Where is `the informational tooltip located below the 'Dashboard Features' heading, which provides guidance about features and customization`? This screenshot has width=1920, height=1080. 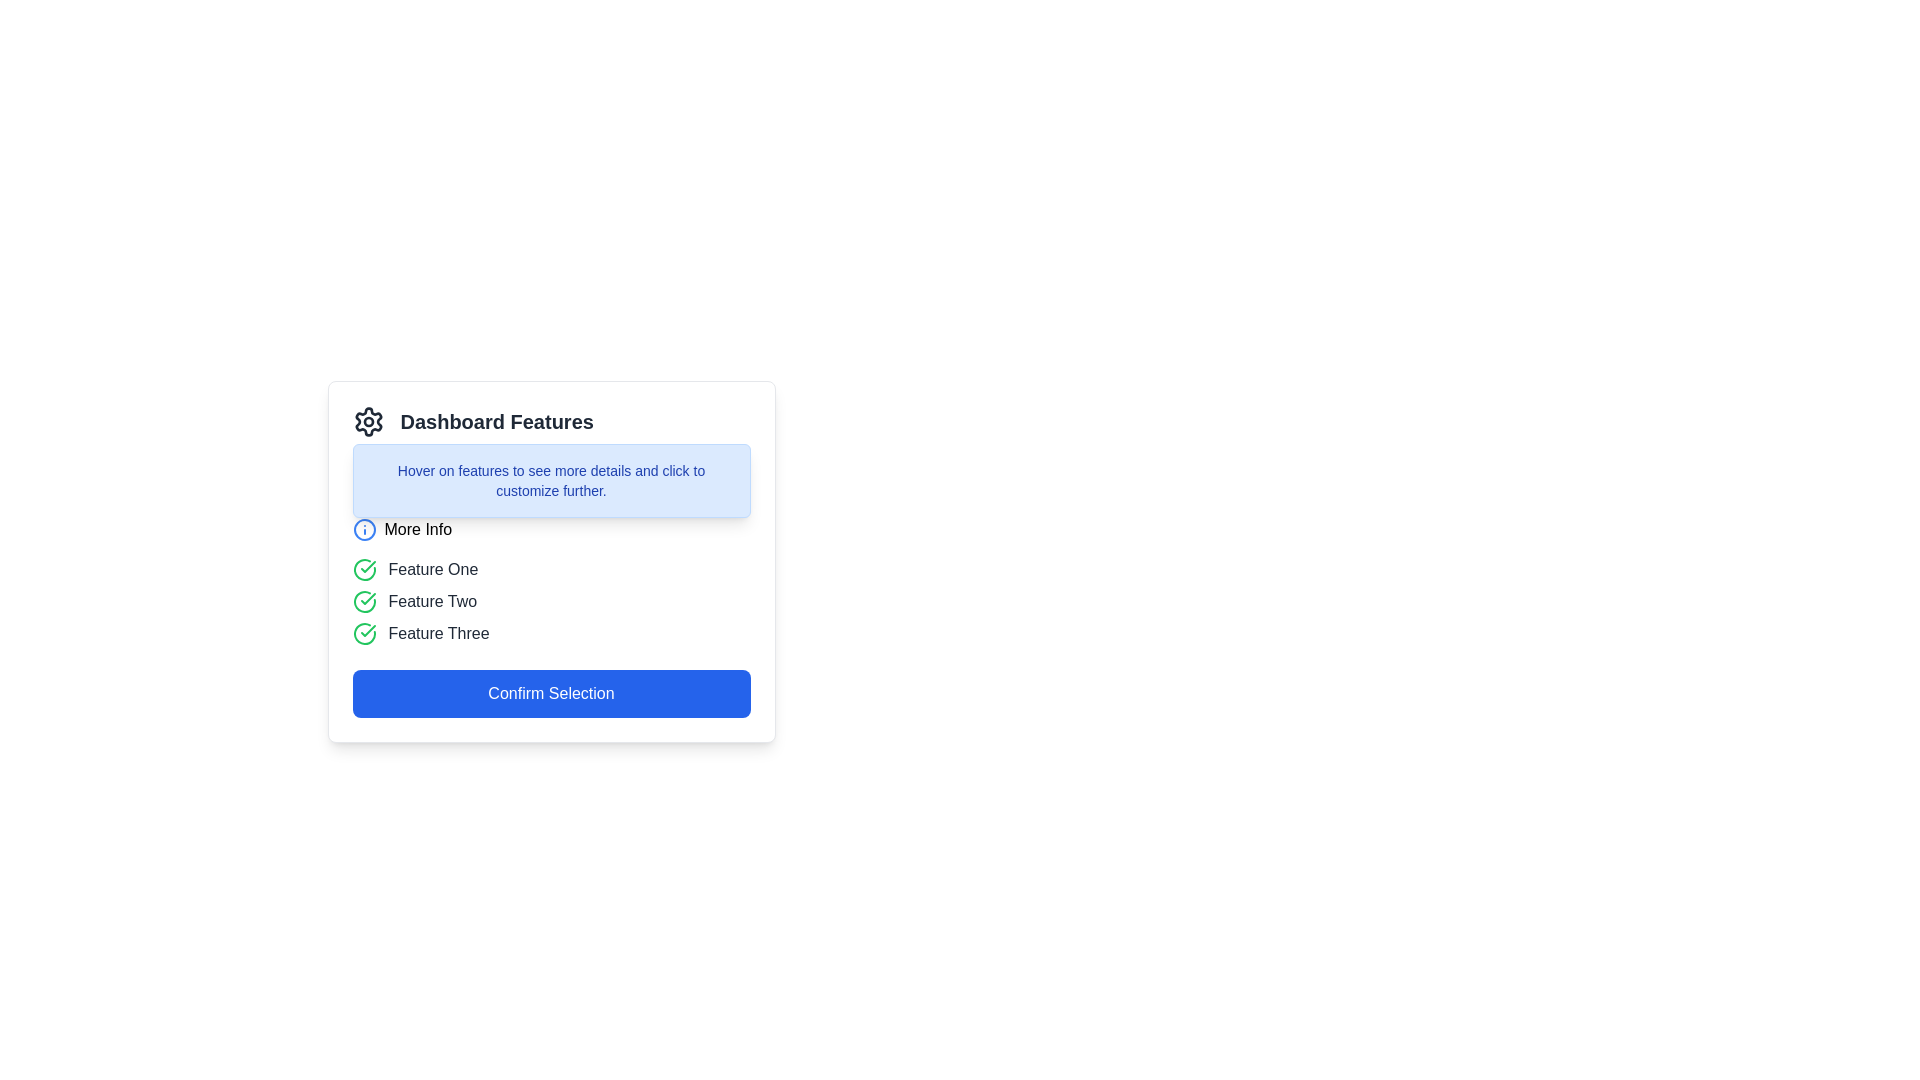 the informational tooltip located below the 'Dashboard Features' heading, which provides guidance about features and customization is located at coordinates (551, 481).